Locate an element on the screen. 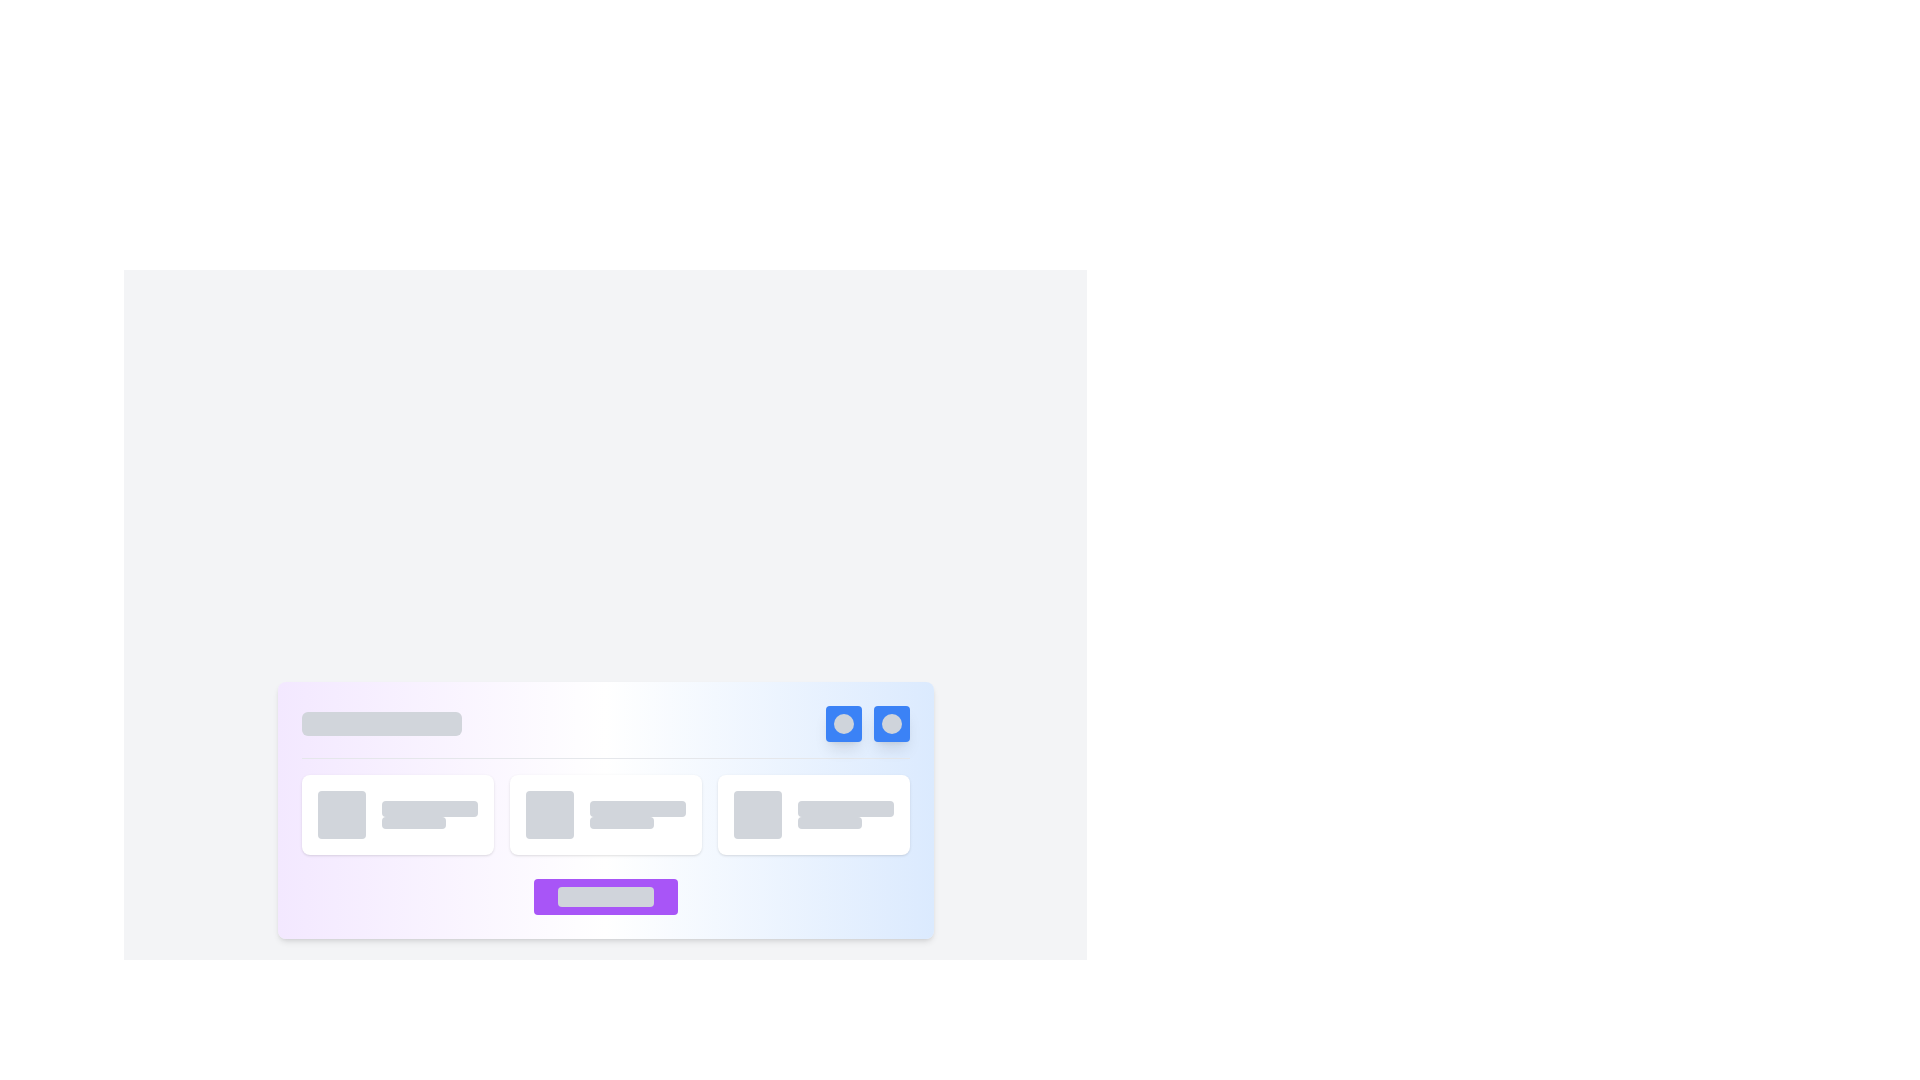 This screenshot has height=1080, width=1920. the narrow rectangular placeholder (Skeleton Loader) with a light gray background located below a dark gray rectangular placeholder in the lower-right quadrant of the interface is located at coordinates (845, 822).